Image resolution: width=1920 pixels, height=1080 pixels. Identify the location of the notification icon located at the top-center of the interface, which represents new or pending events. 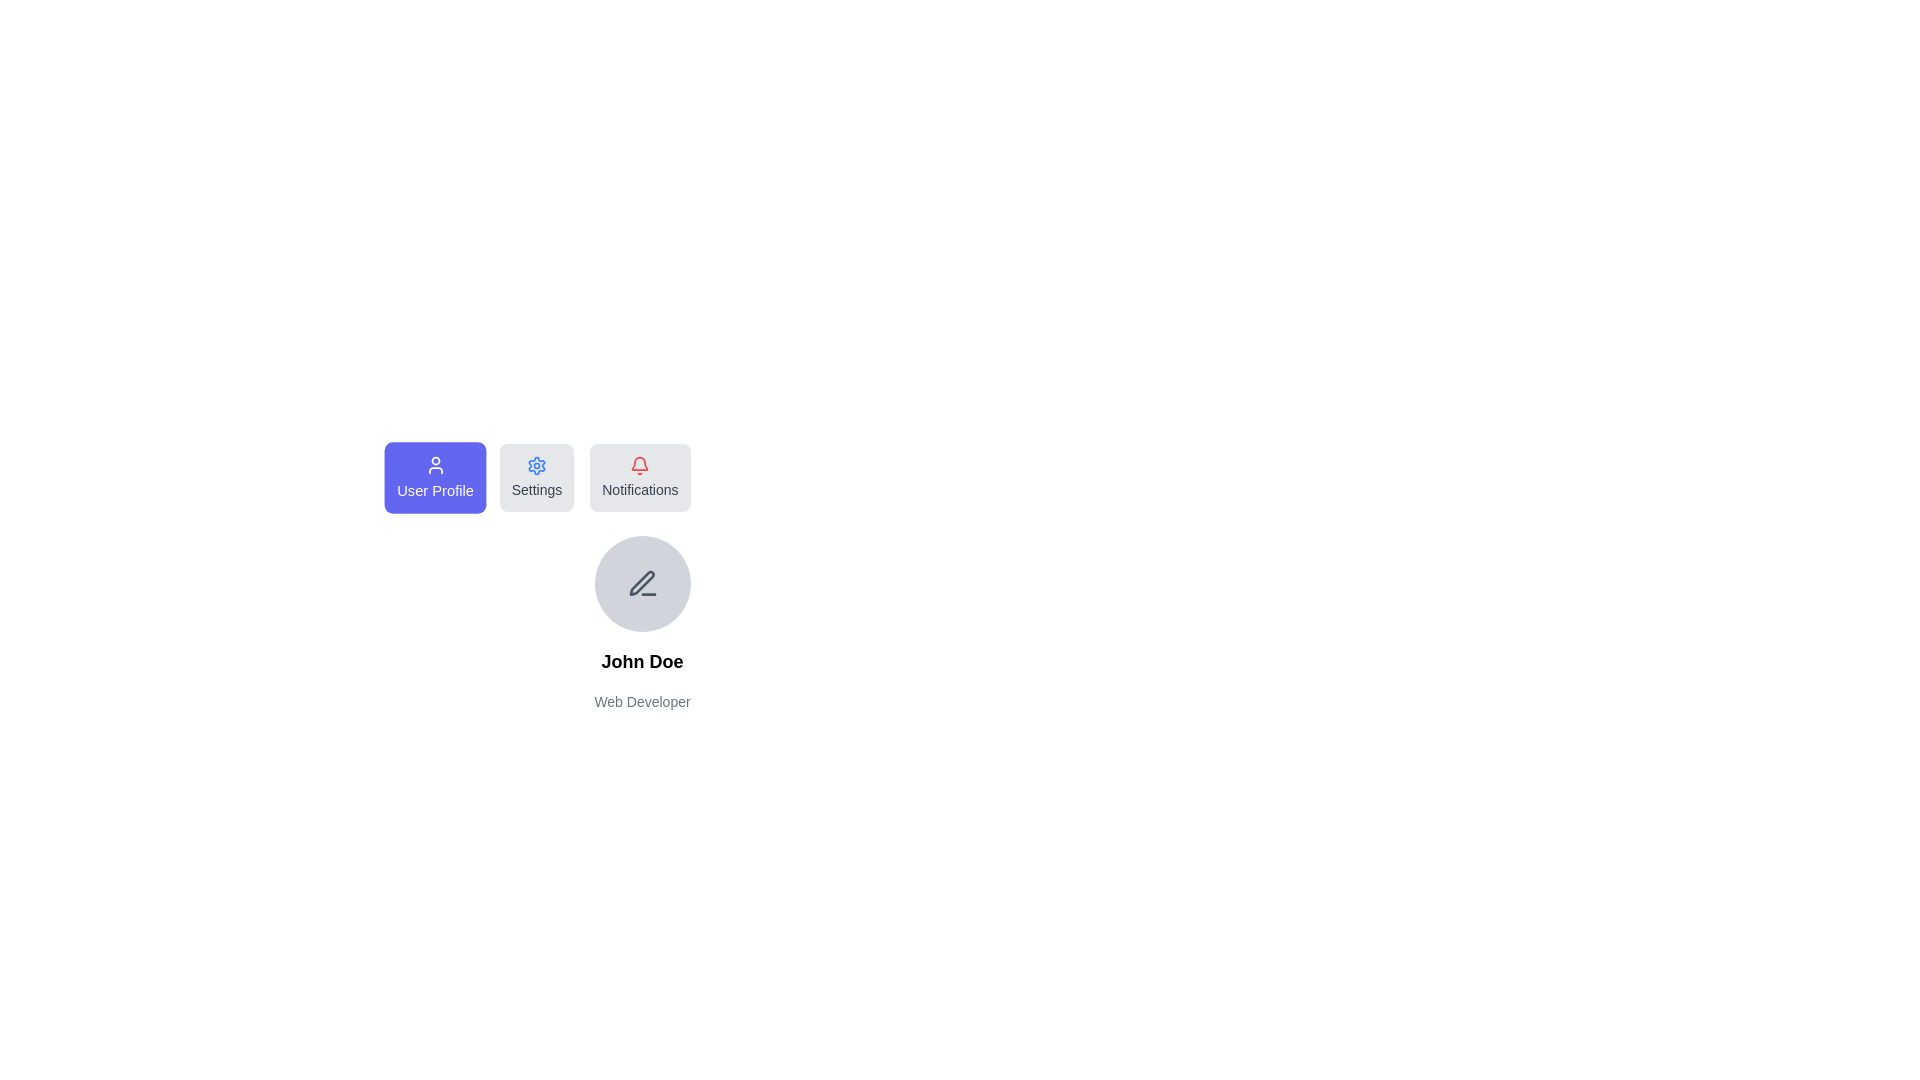
(640, 466).